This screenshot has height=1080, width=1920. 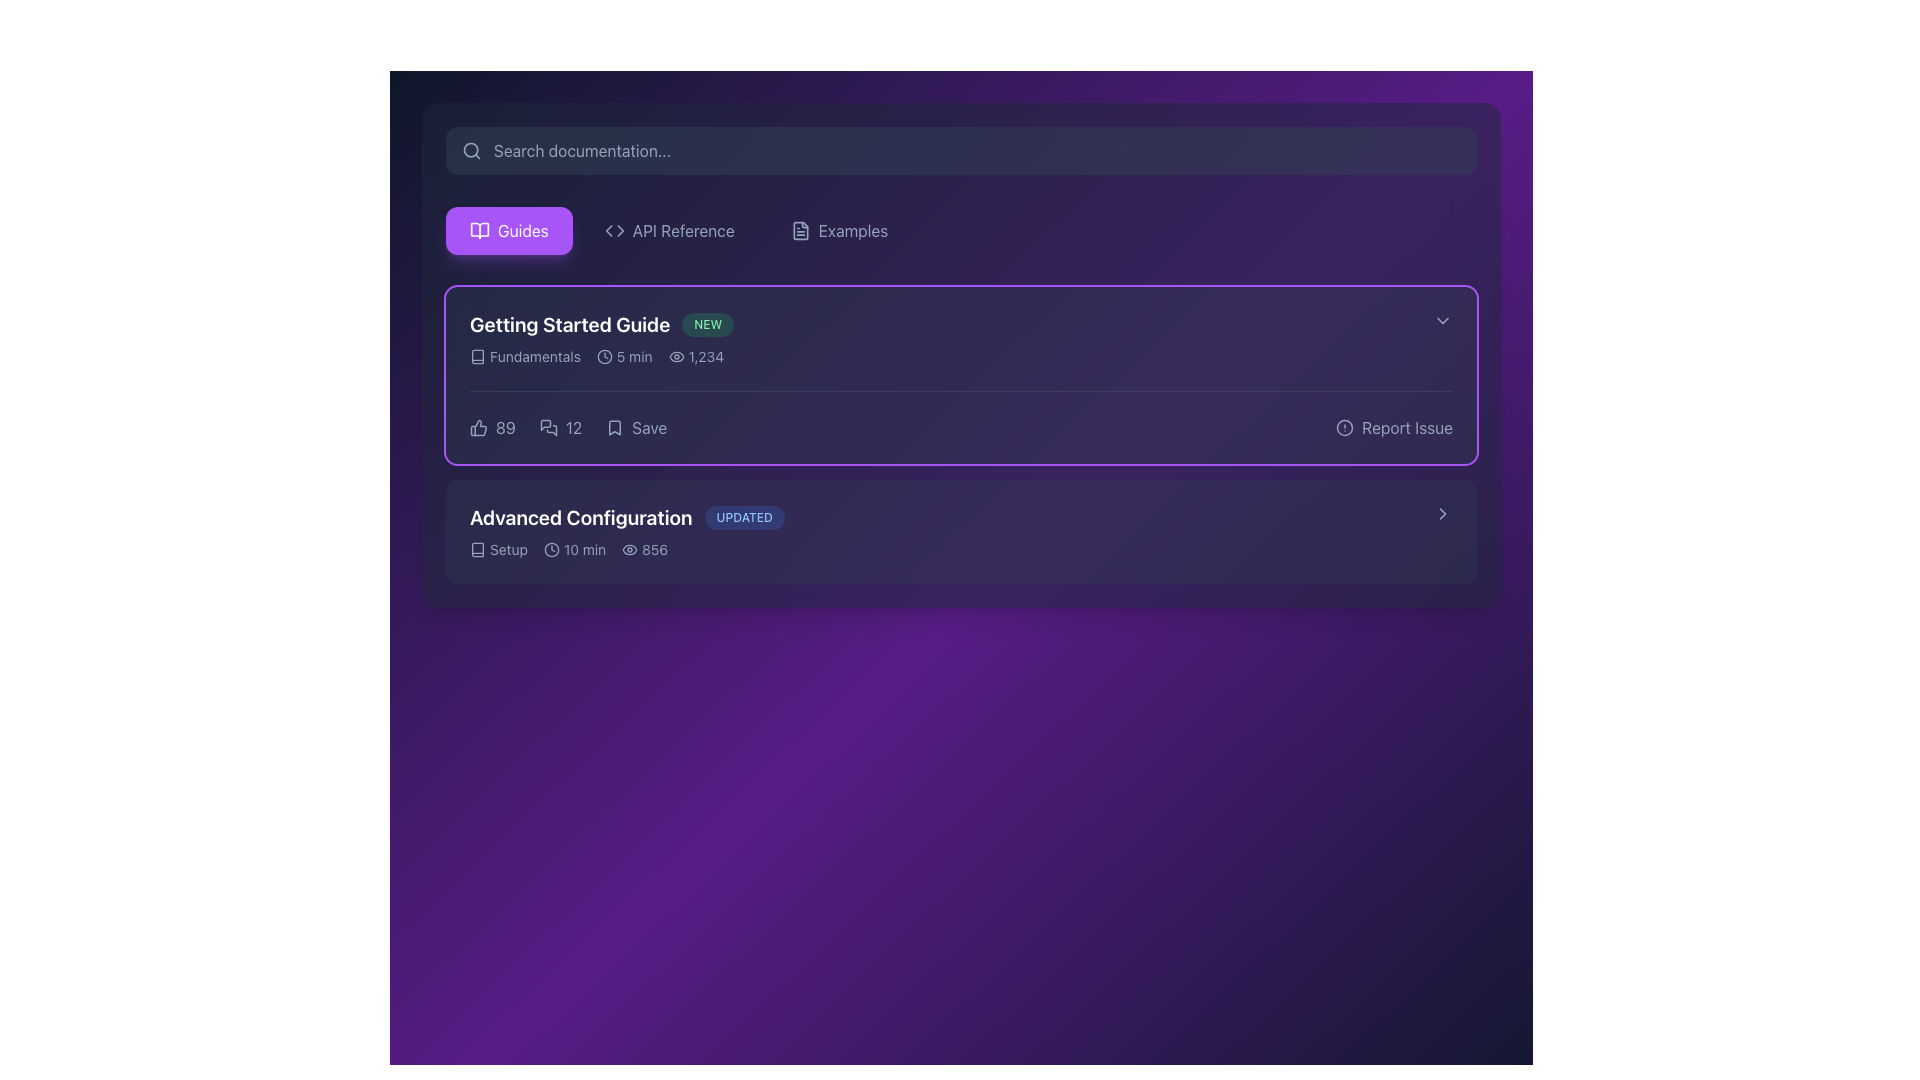 I want to click on the eye-shaped SVG element located to the right of the 'Getting Started Guide' list item, so click(x=676, y=356).